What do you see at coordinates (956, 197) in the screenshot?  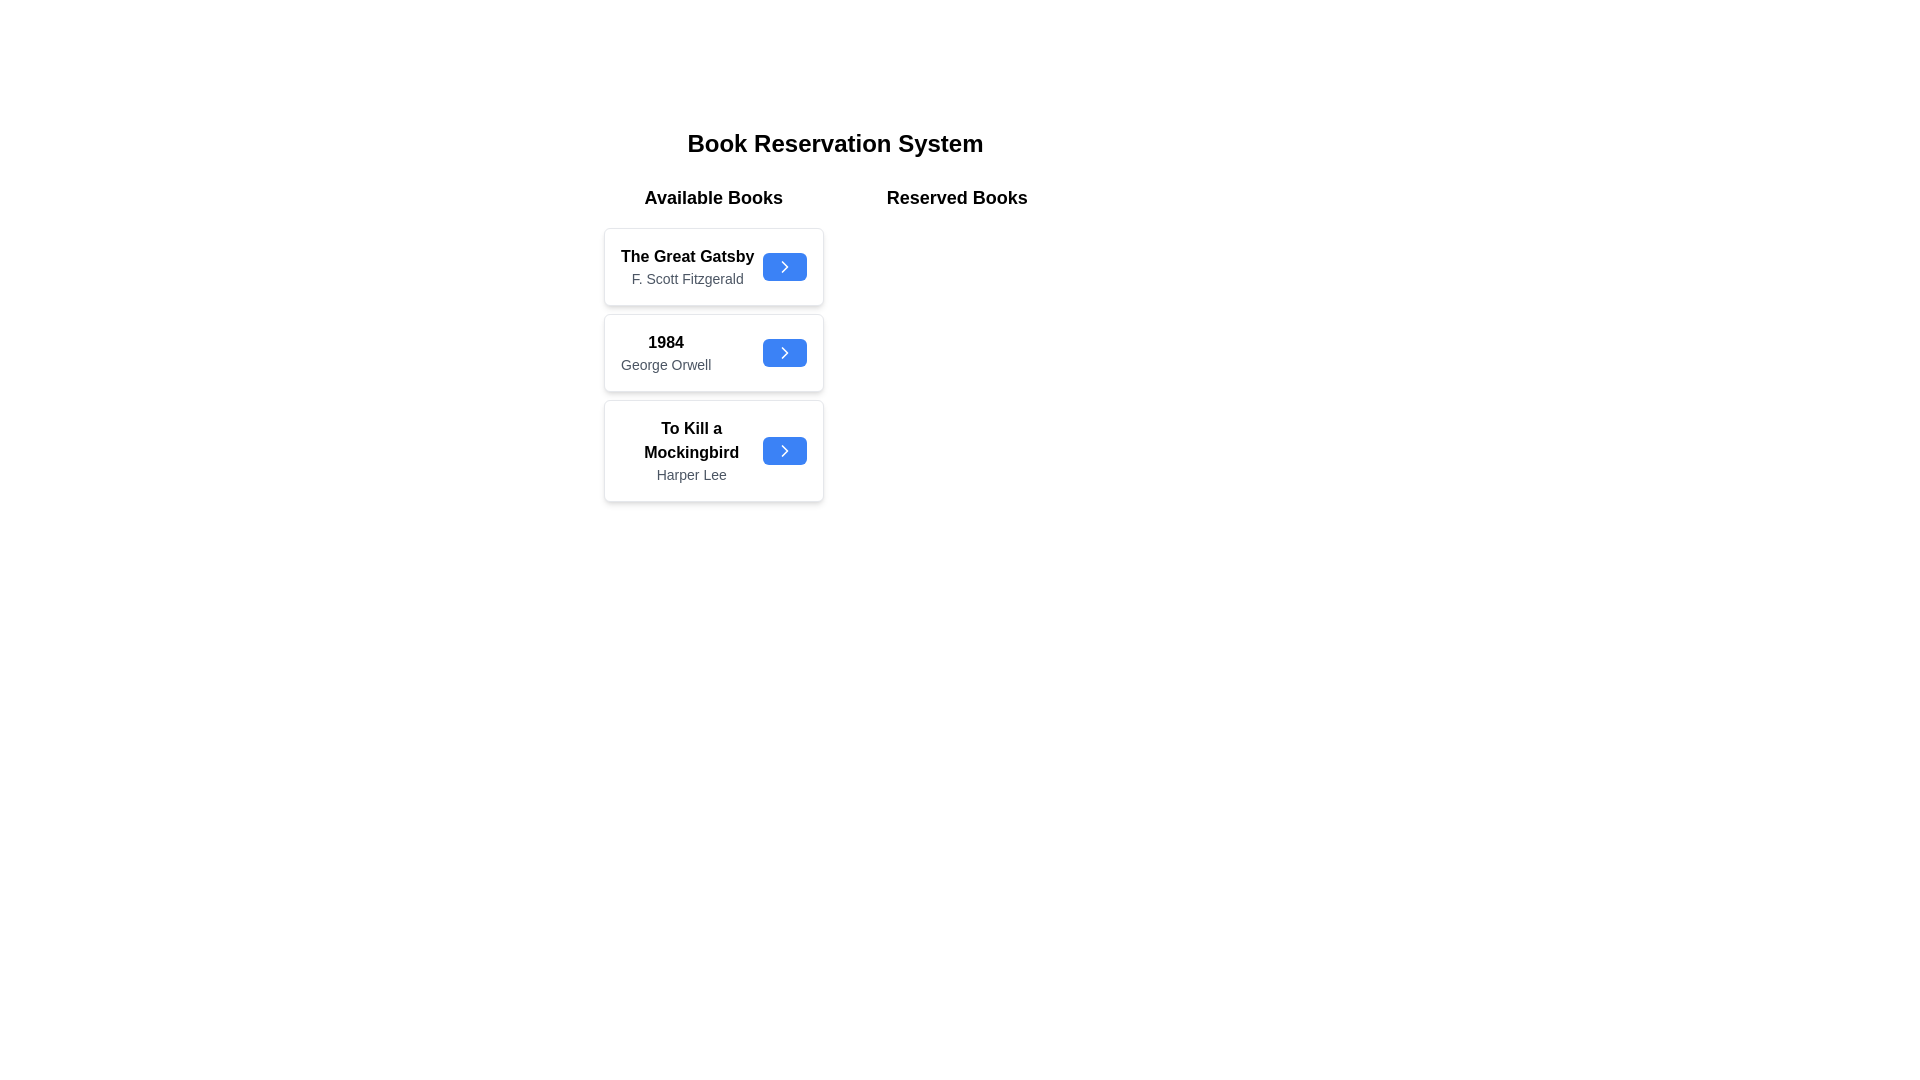 I see `the text label or heading that reads 'Reserved Books', which is styled in a bold, large font and located in the top-center area of the interface` at bounding box center [956, 197].